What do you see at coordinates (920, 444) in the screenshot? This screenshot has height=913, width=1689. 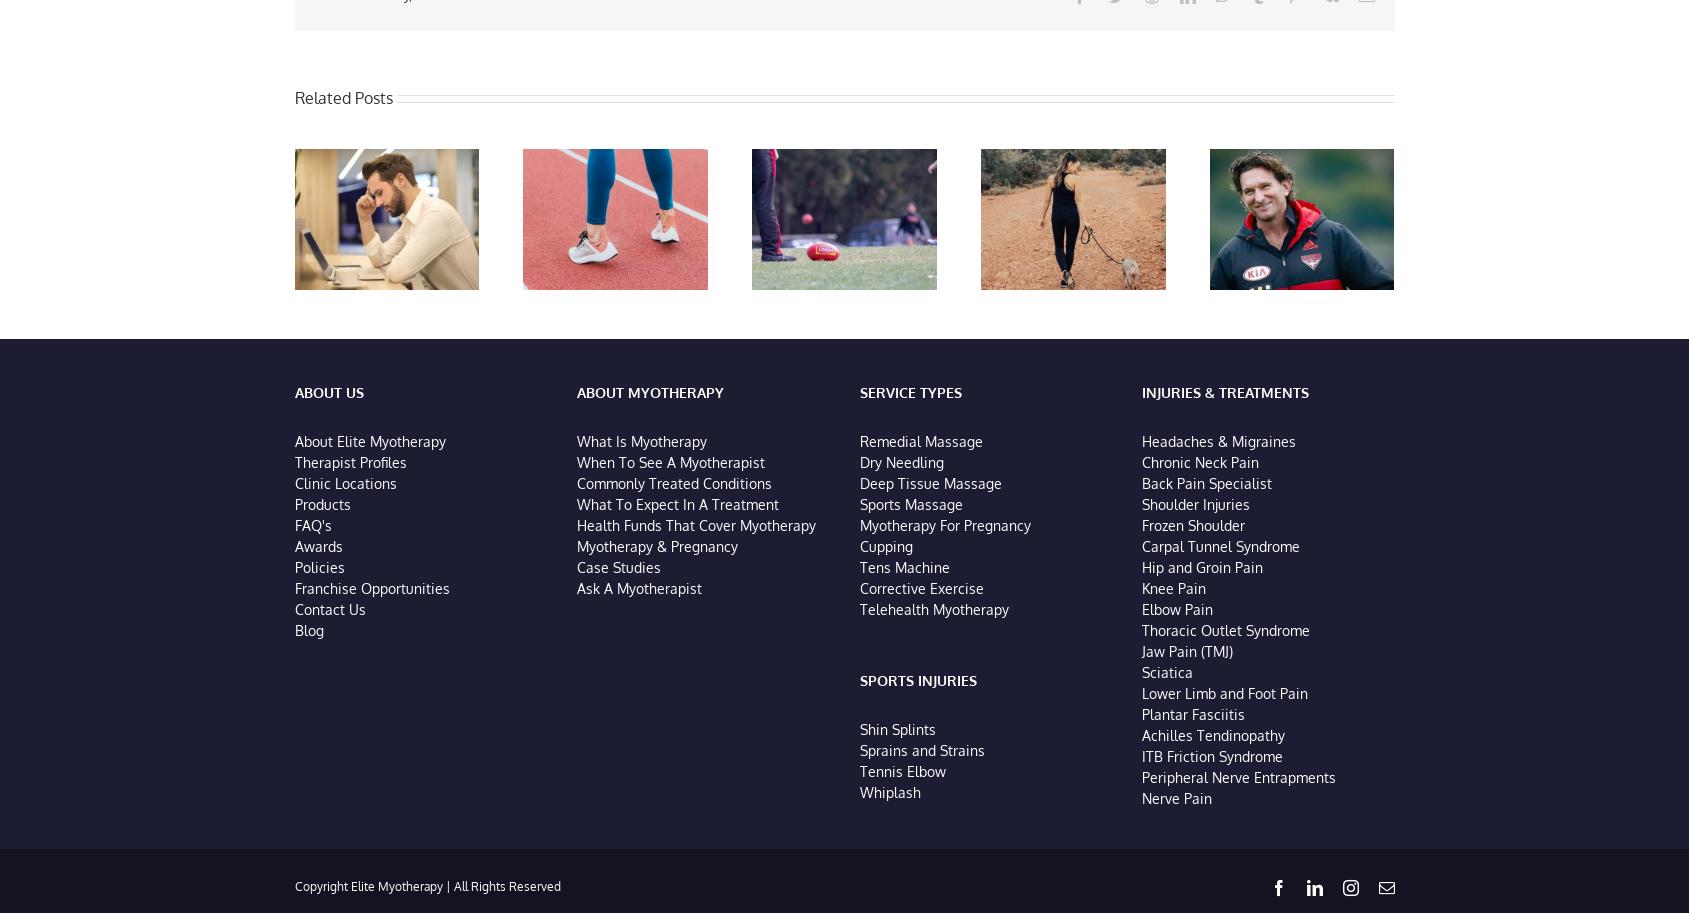 I see `'Remedial Massage'` at bounding box center [920, 444].